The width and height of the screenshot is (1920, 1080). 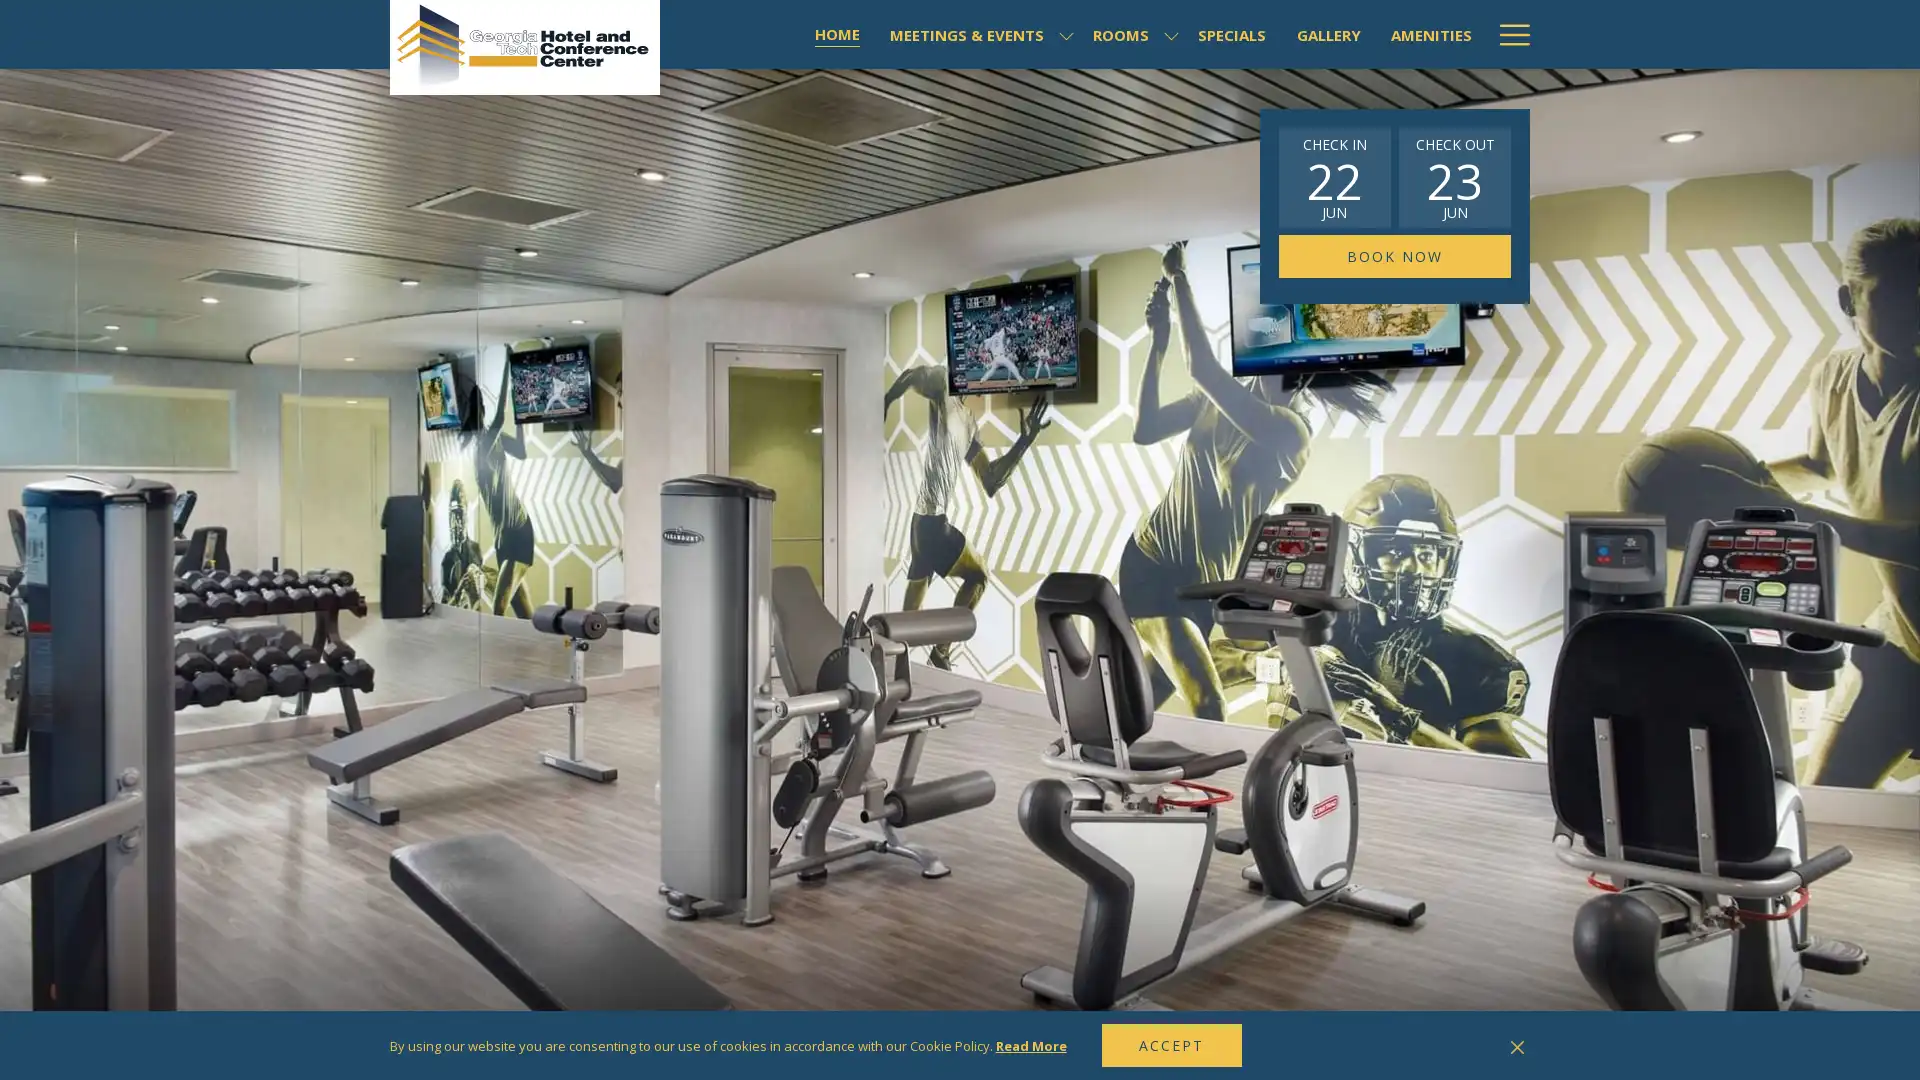 I want to click on Pause slideshow, so click(x=1494, y=1046).